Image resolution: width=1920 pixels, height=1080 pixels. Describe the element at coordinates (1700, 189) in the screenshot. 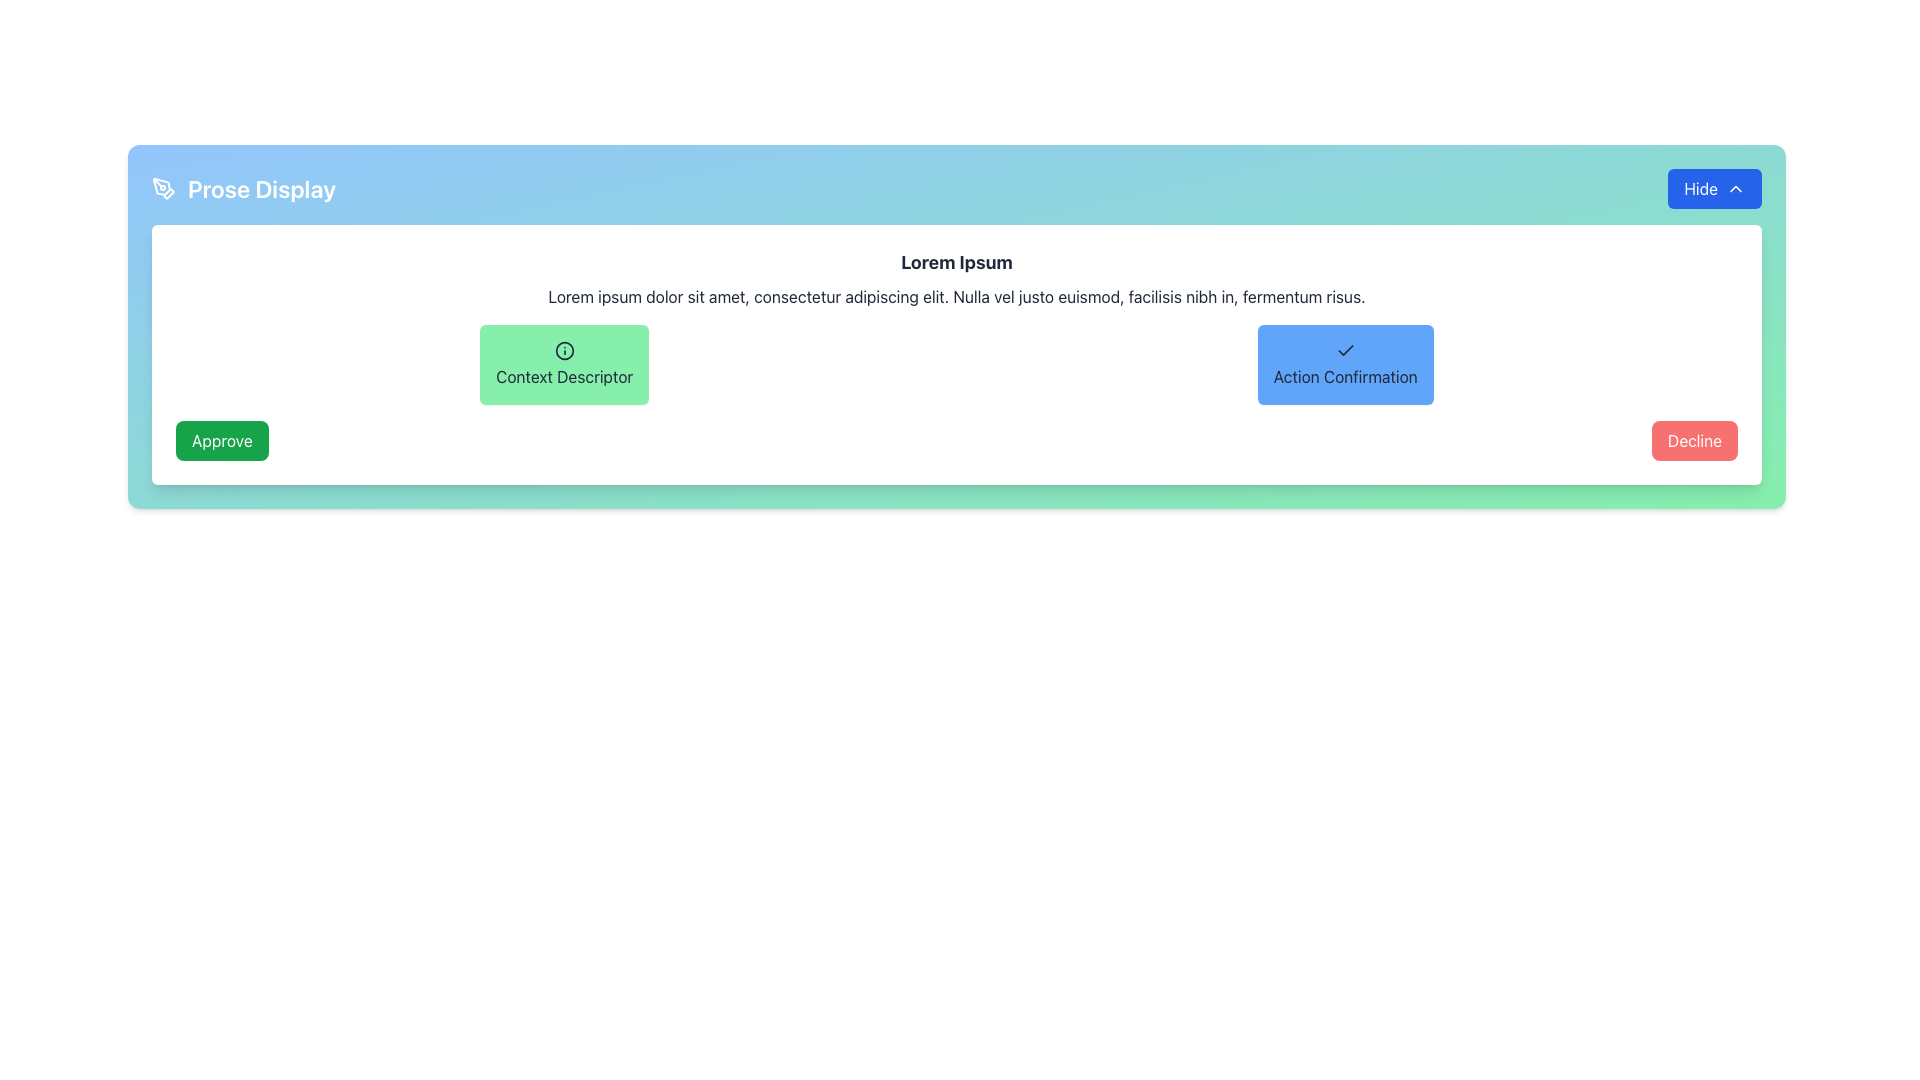

I see `the blue button containing the text label in the top right corner of the panel to hide or collapse content` at that location.